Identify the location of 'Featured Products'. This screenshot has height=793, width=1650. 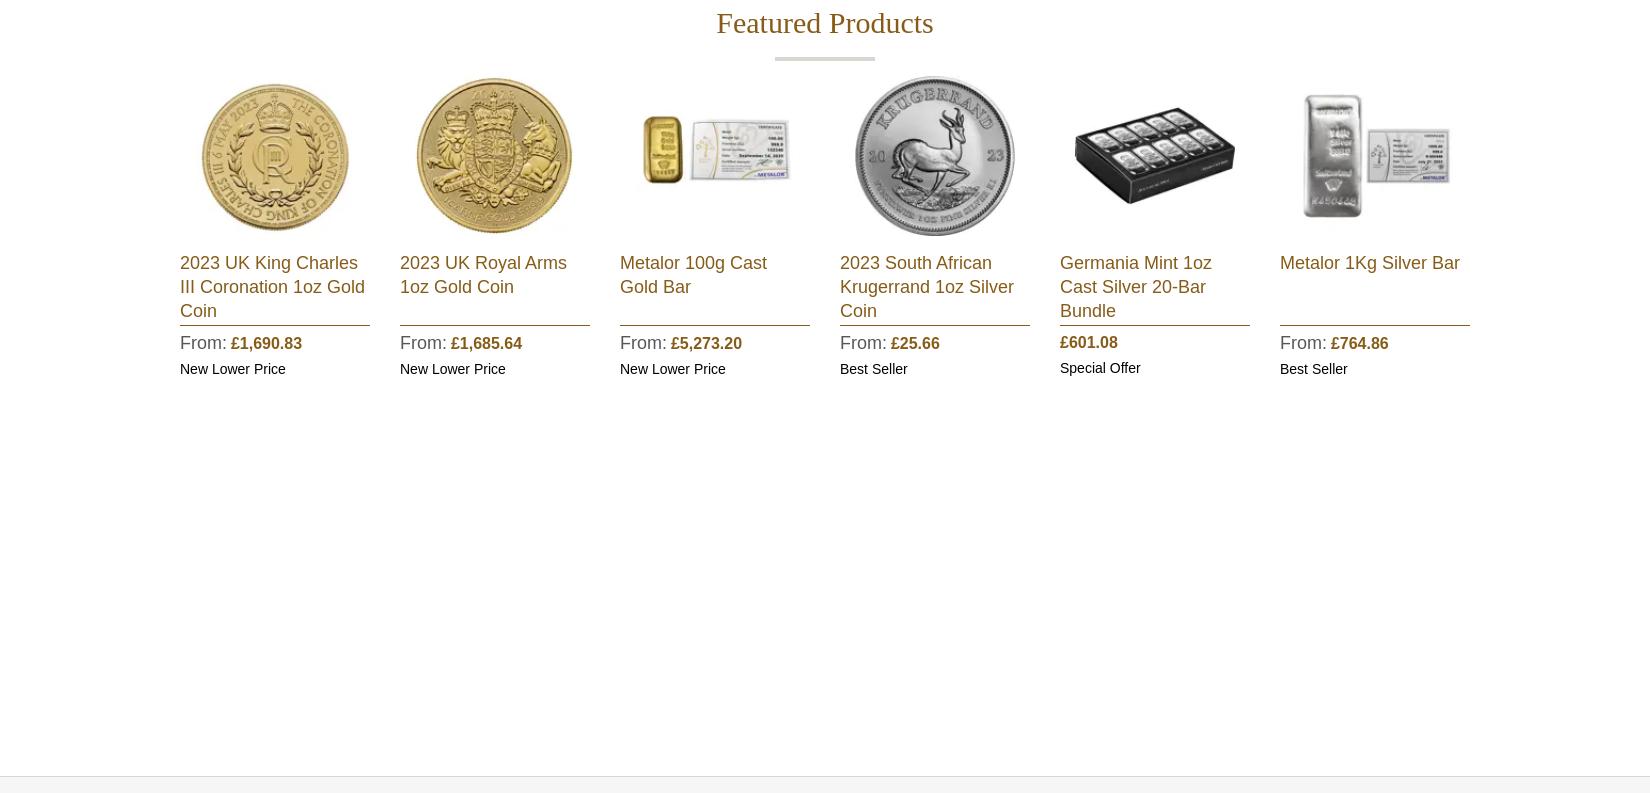
(823, 21).